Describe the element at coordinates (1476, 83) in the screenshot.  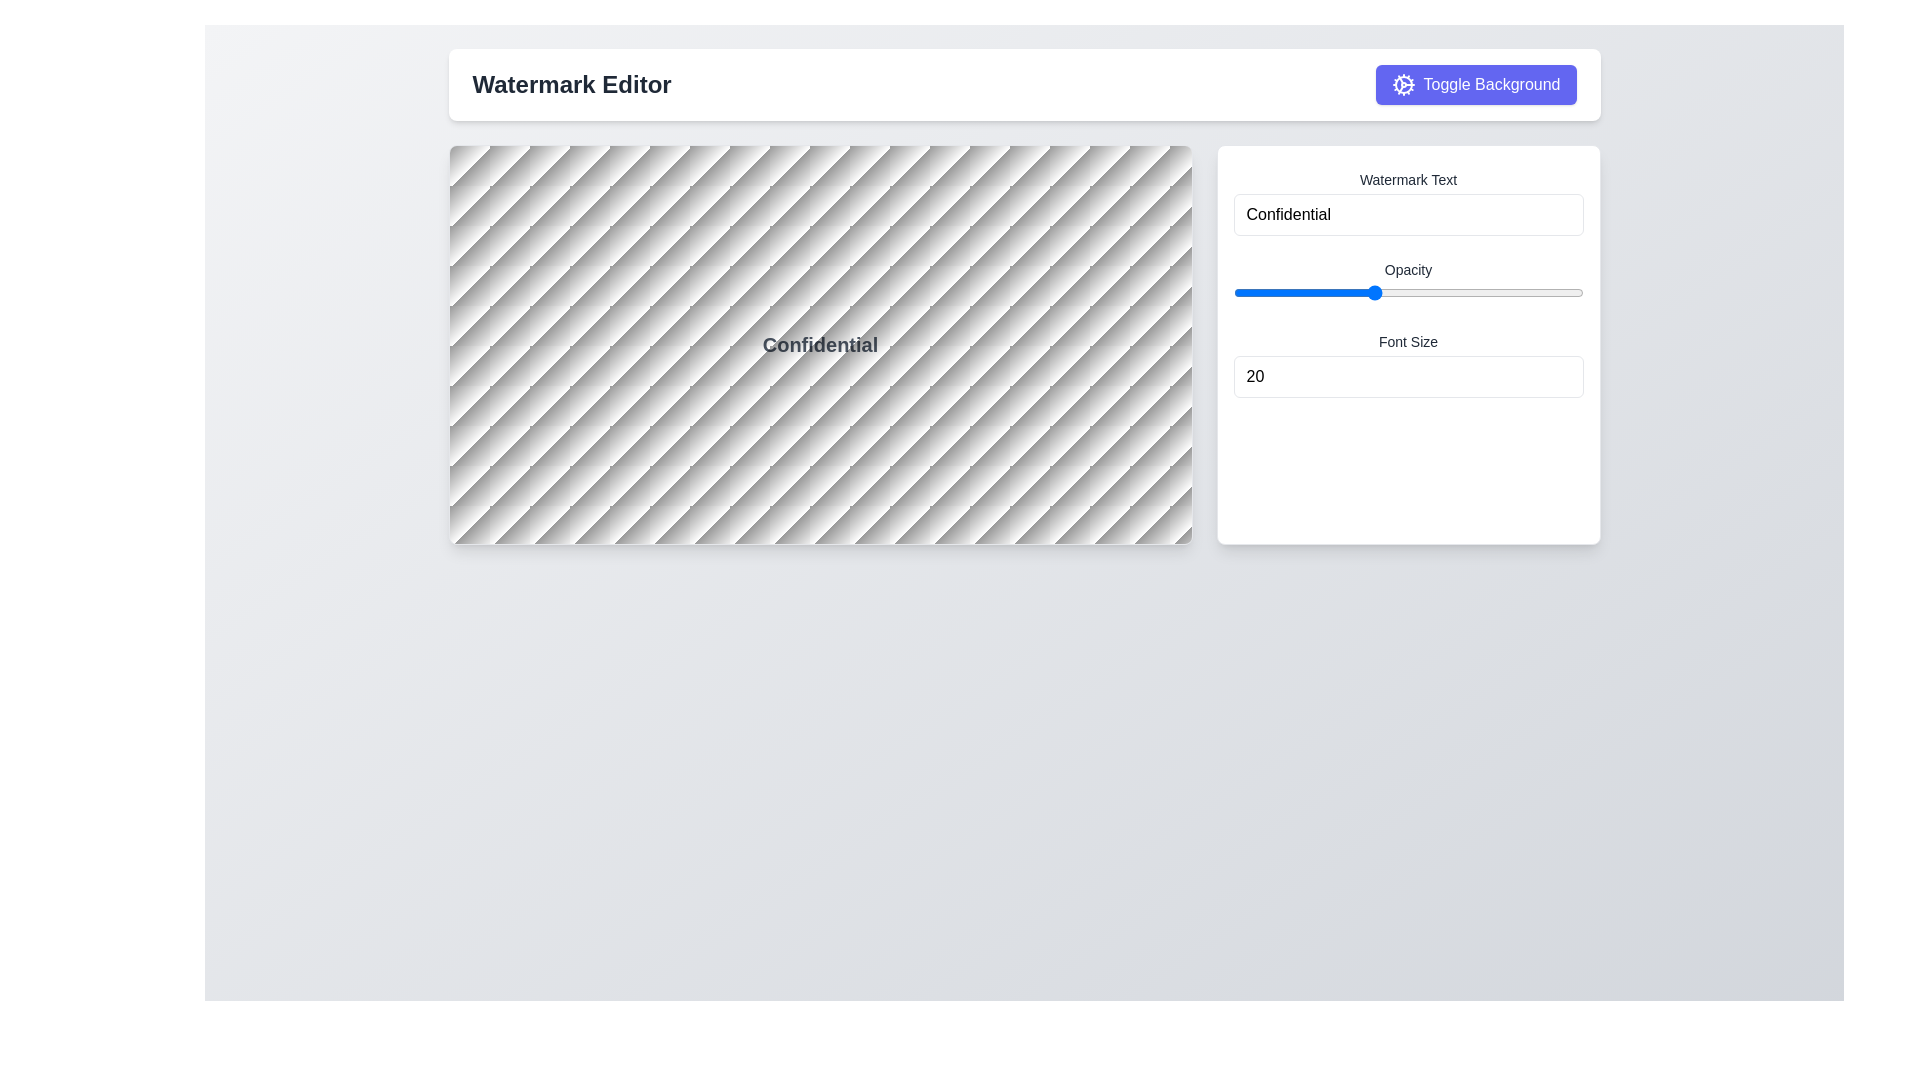
I see `the button that toggles the background of the associated editor interface, located to the right of the 'Watermark Editor' text` at that location.